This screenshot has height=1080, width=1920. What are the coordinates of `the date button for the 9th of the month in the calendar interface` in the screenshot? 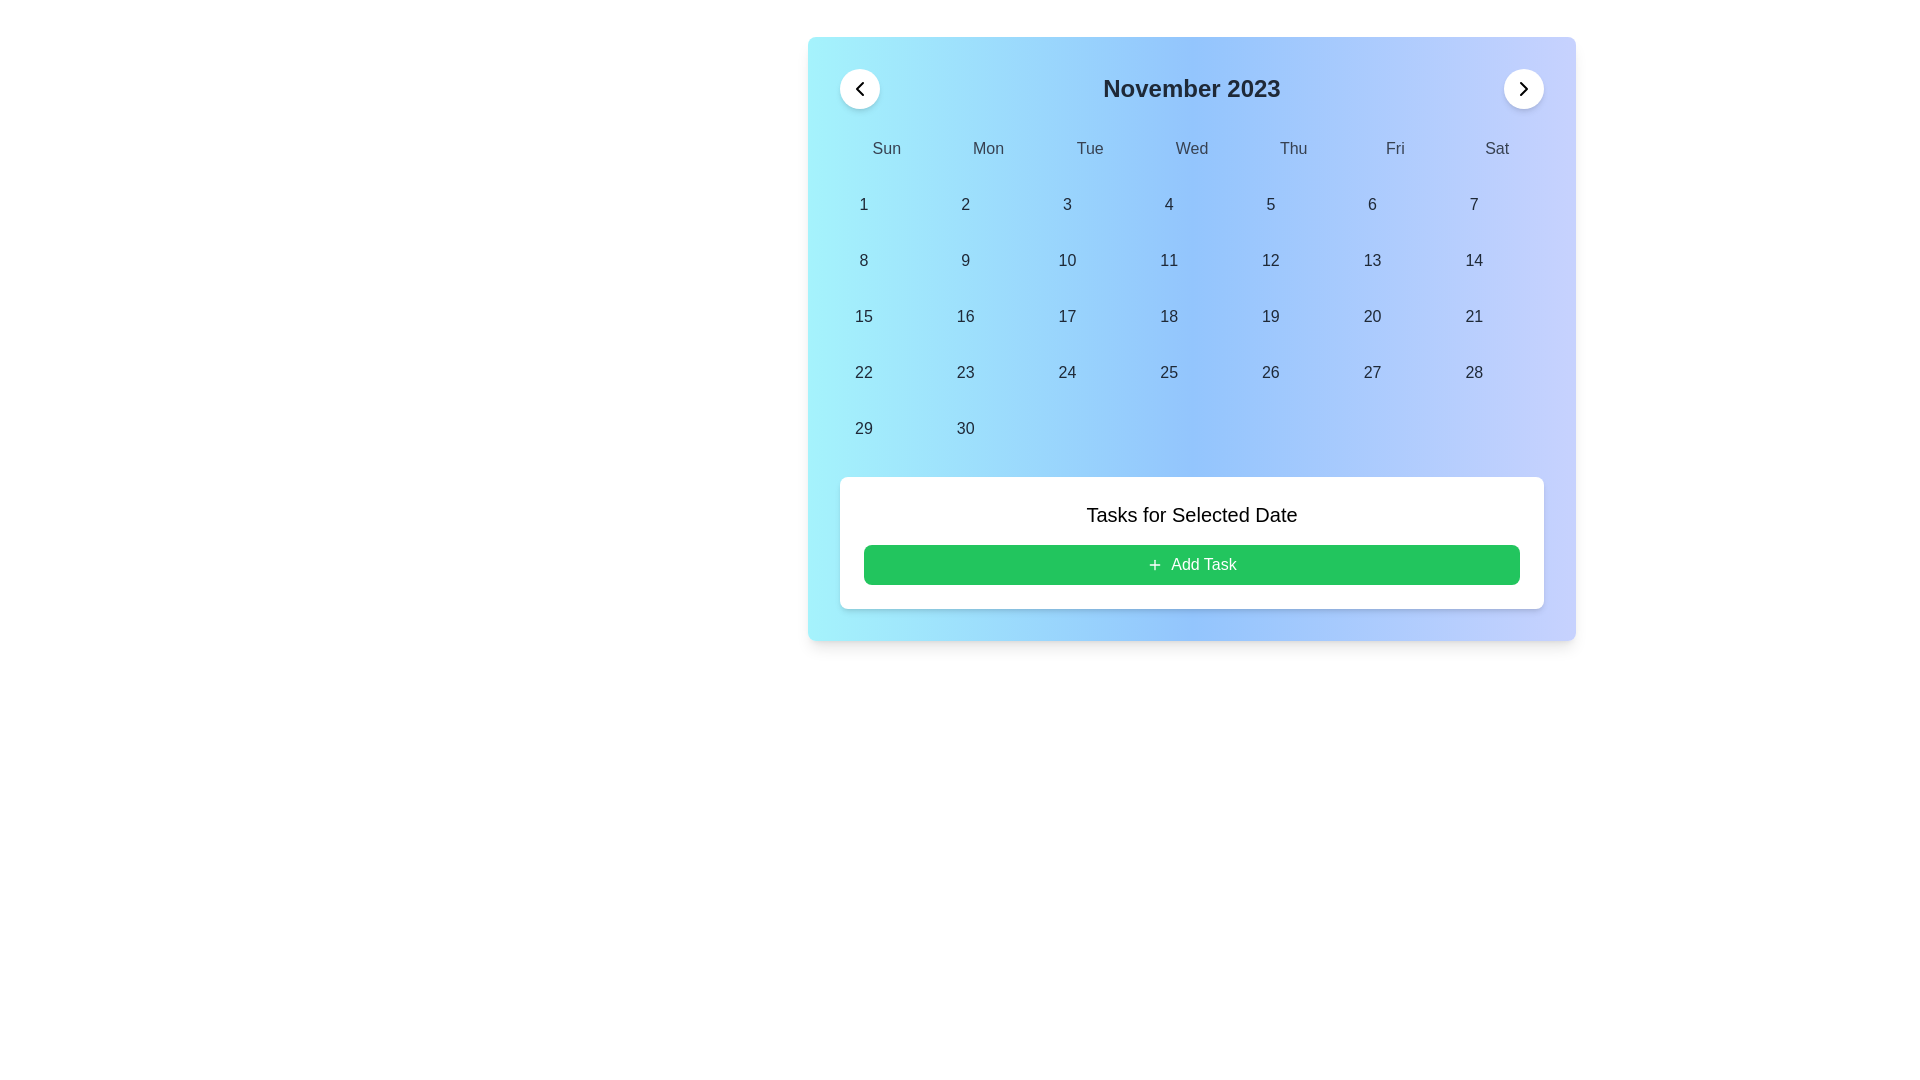 It's located at (965, 260).